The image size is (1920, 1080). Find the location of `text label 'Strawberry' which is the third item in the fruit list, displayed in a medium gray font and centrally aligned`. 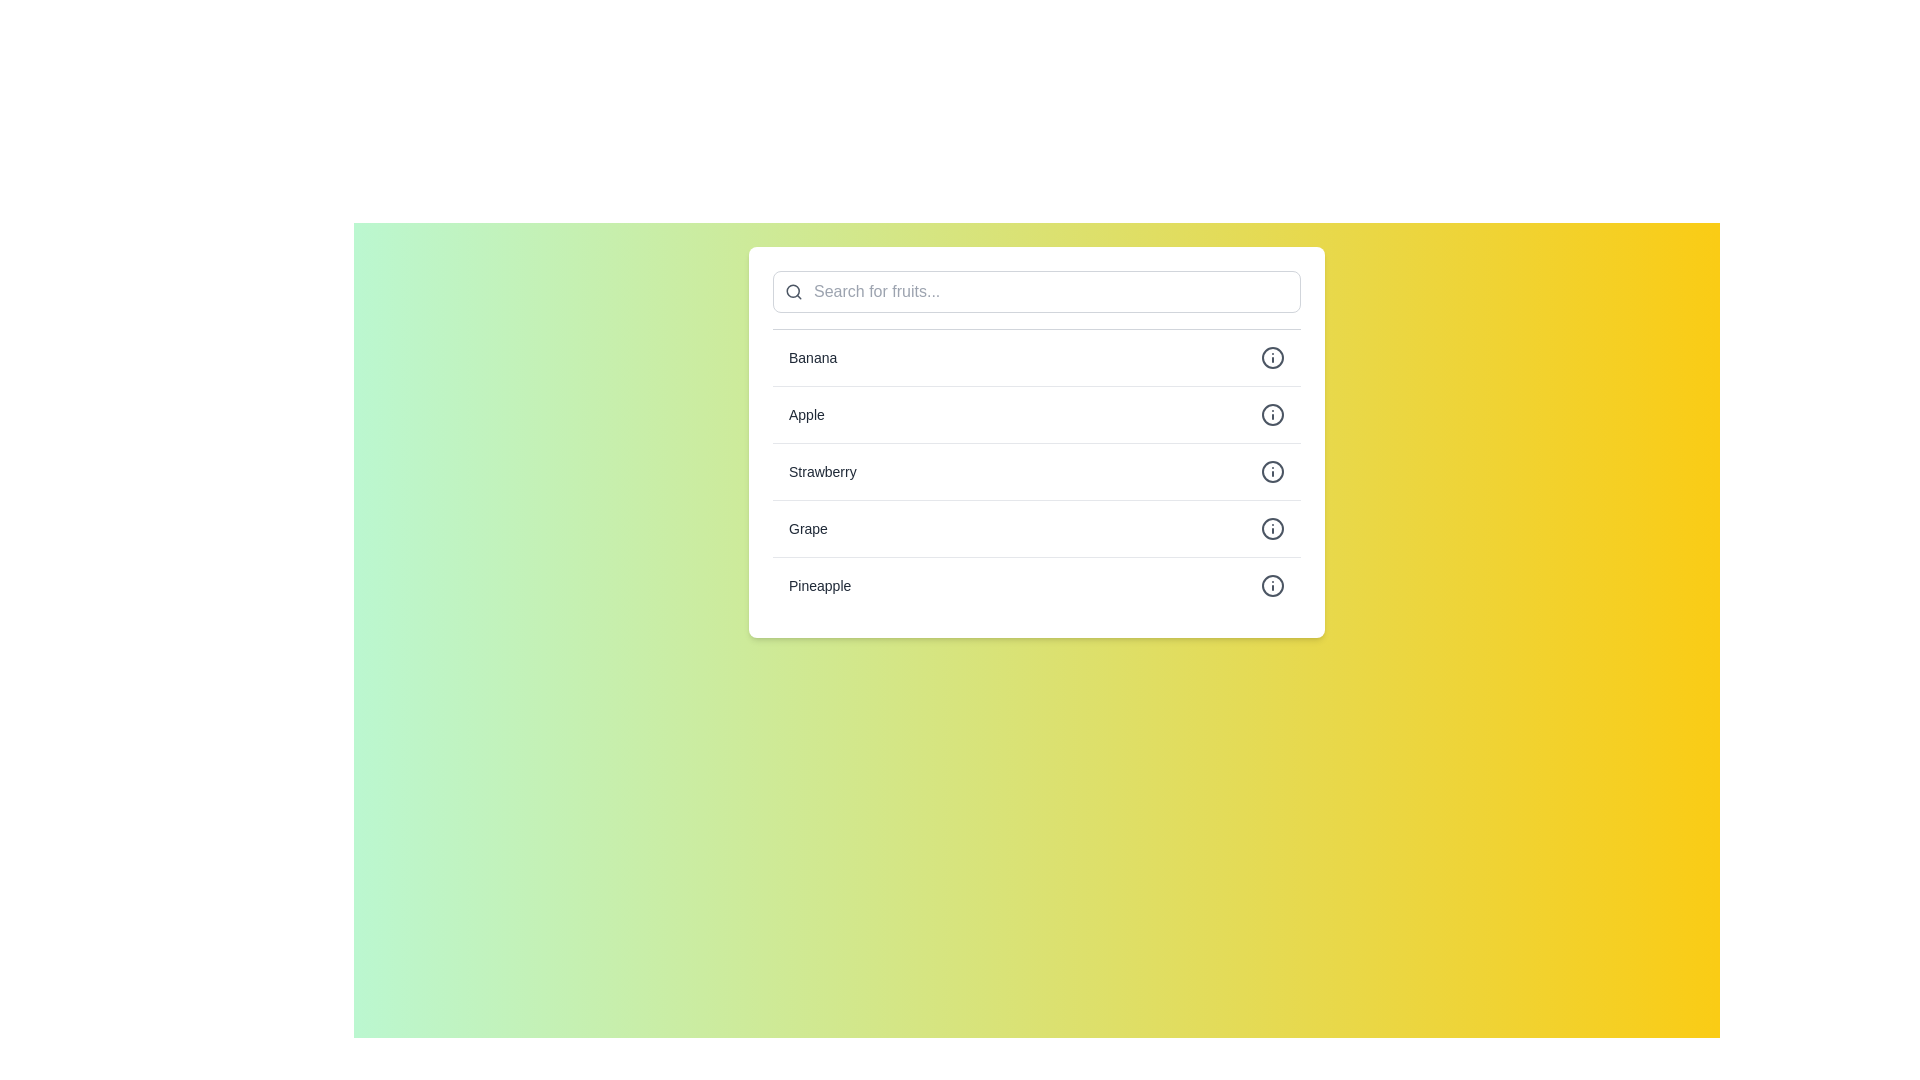

text label 'Strawberry' which is the third item in the fruit list, displayed in a medium gray font and centrally aligned is located at coordinates (822, 471).